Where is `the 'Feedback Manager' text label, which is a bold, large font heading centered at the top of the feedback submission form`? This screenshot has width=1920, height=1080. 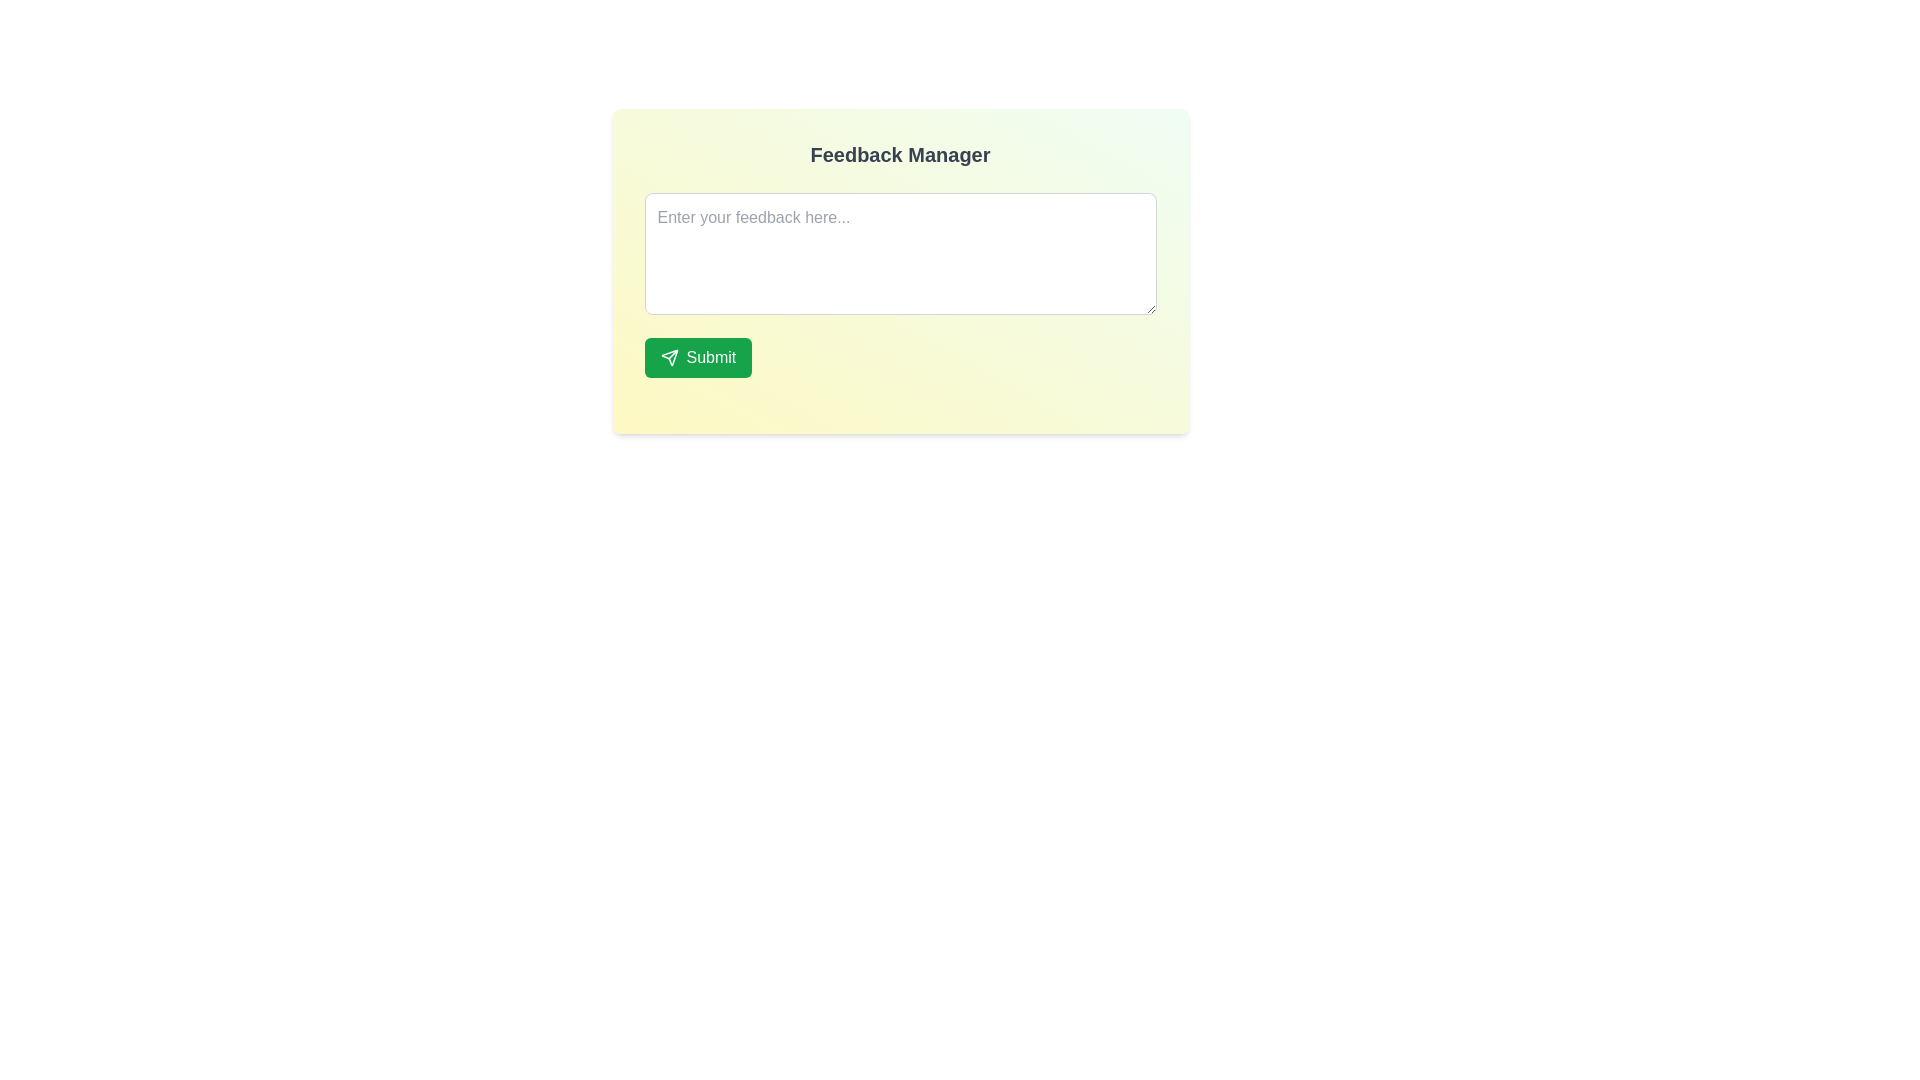
the 'Feedback Manager' text label, which is a bold, large font heading centered at the top of the feedback submission form is located at coordinates (899, 153).